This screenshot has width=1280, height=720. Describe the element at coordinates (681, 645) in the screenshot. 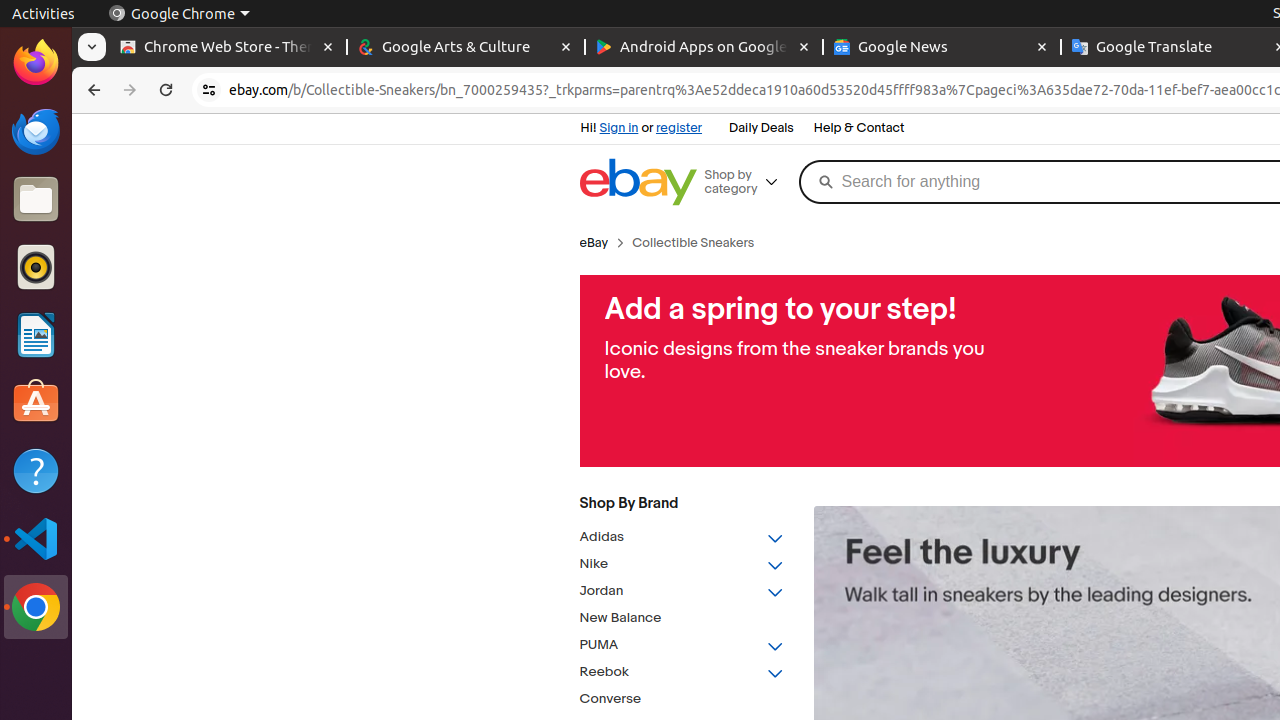

I see `'PUMA'` at that location.